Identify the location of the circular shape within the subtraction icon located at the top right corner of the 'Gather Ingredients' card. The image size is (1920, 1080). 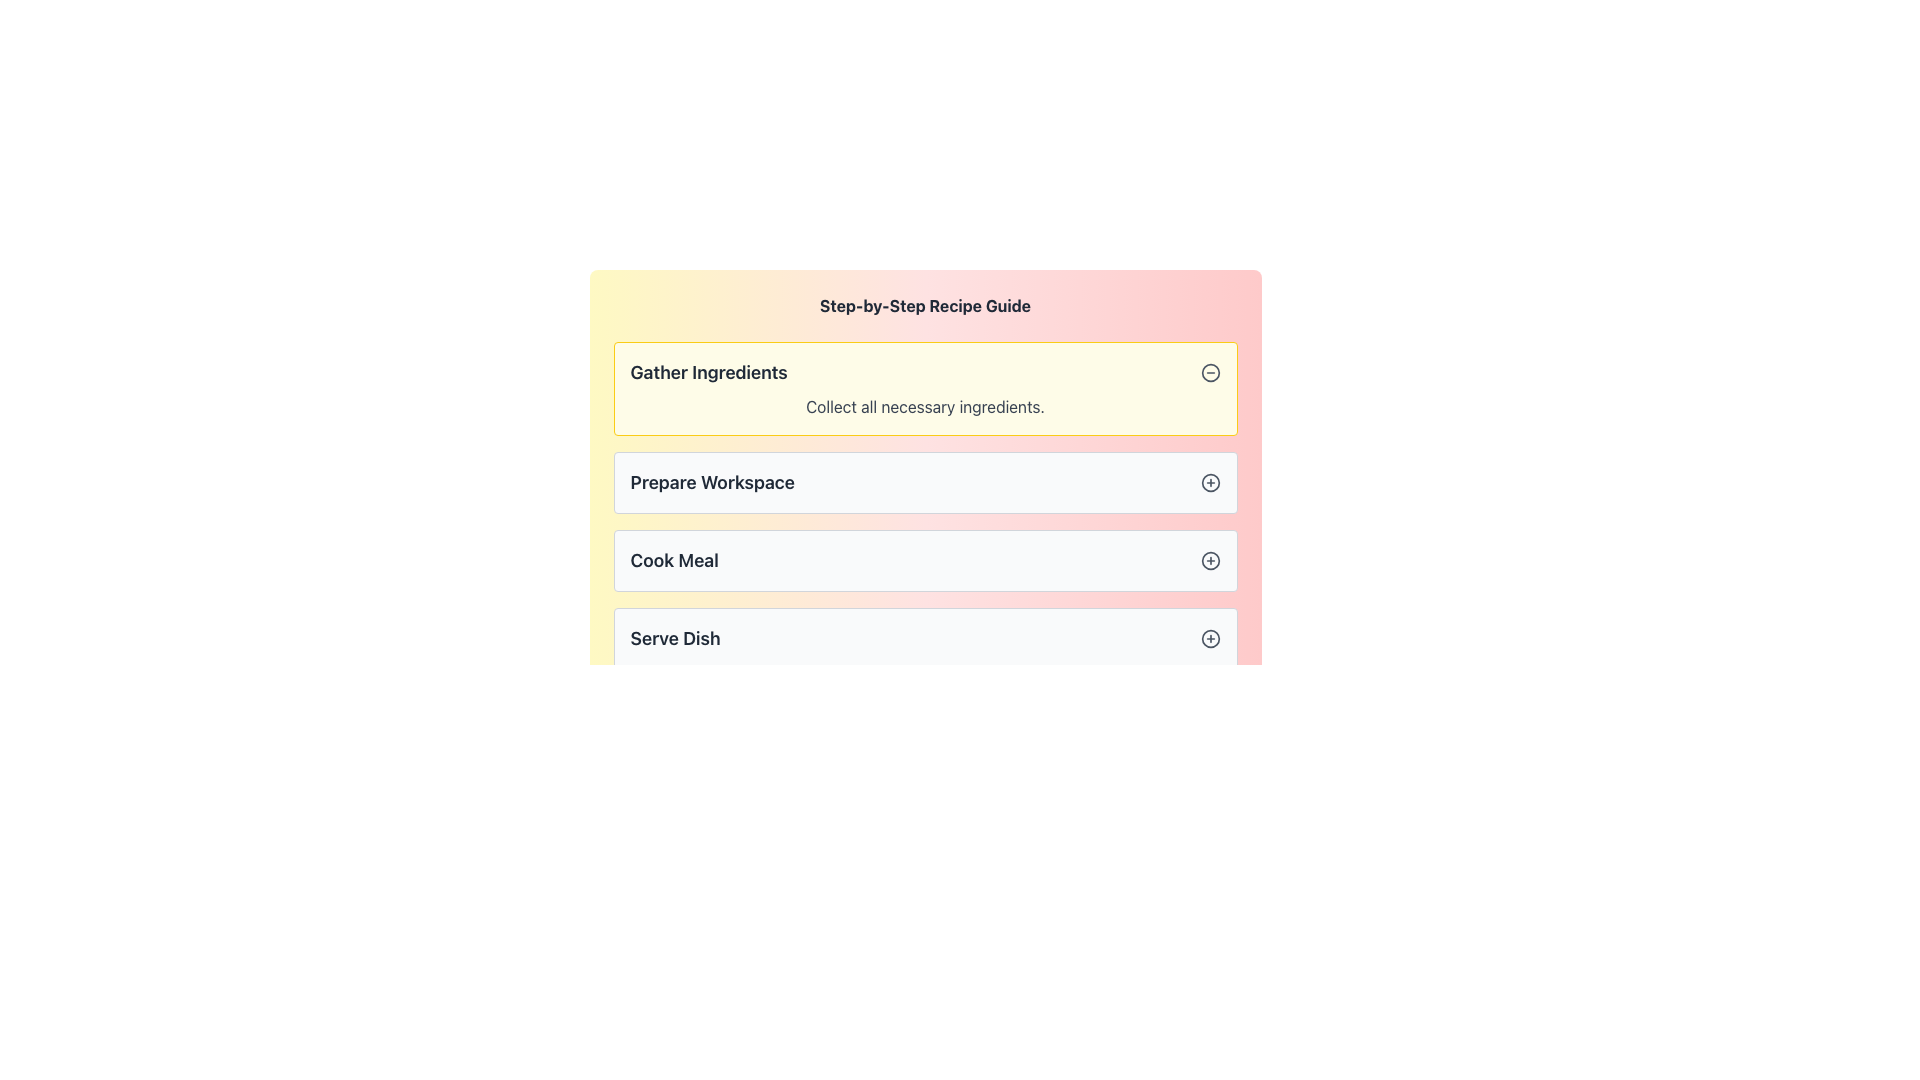
(1209, 373).